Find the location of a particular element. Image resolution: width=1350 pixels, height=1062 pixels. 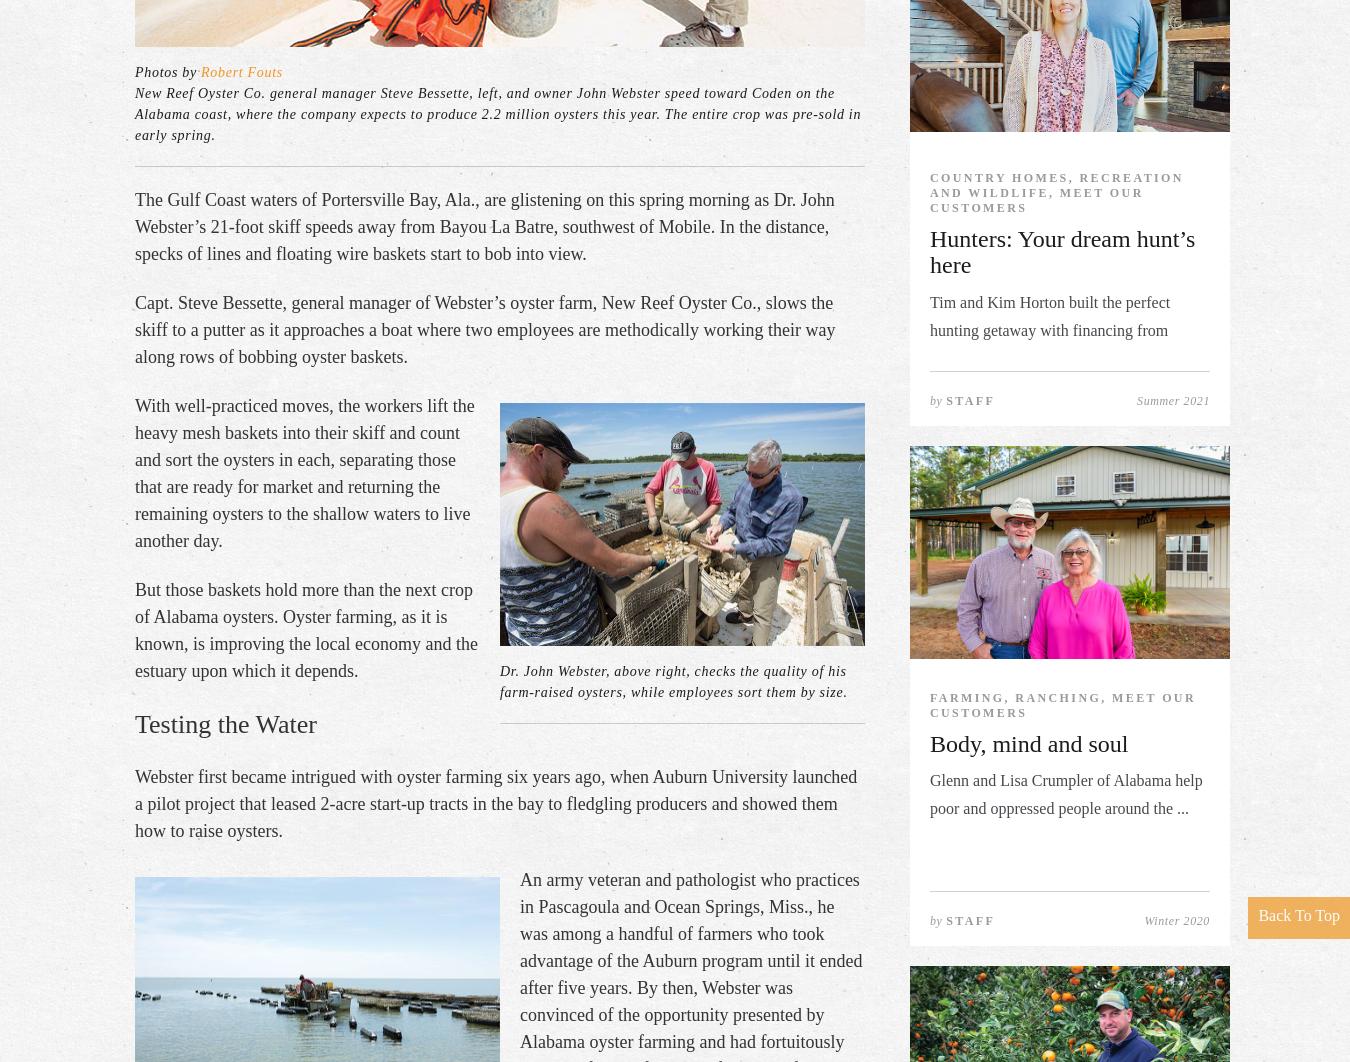

'Testing the Water' is located at coordinates (225, 723).